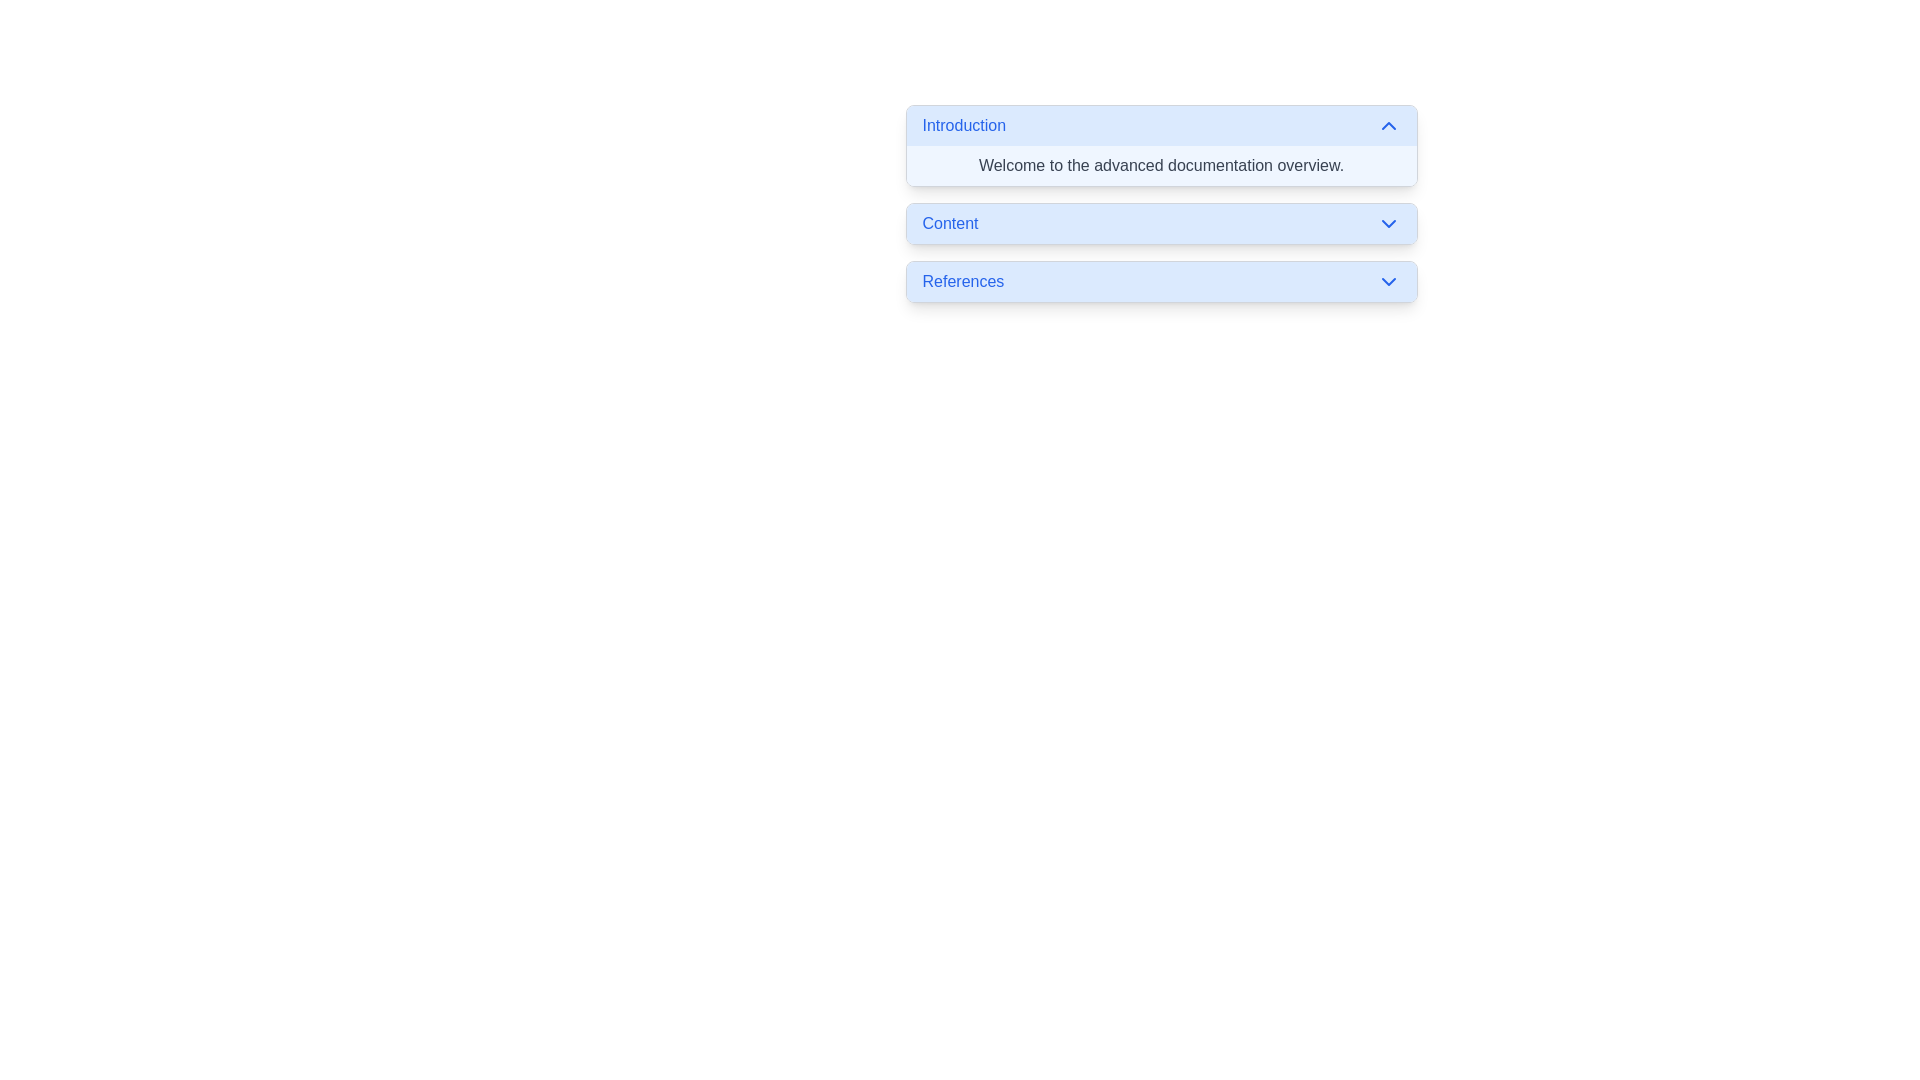 The height and width of the screenshot is (1080, 1920). What do you see at coordinates (1161, 164) in the screenshot?
I see `the static text block that provides introductory information for the advanced documentation section, located within the 'Introduction' section of a collapsible menu` at bounding box center [1161, 164].